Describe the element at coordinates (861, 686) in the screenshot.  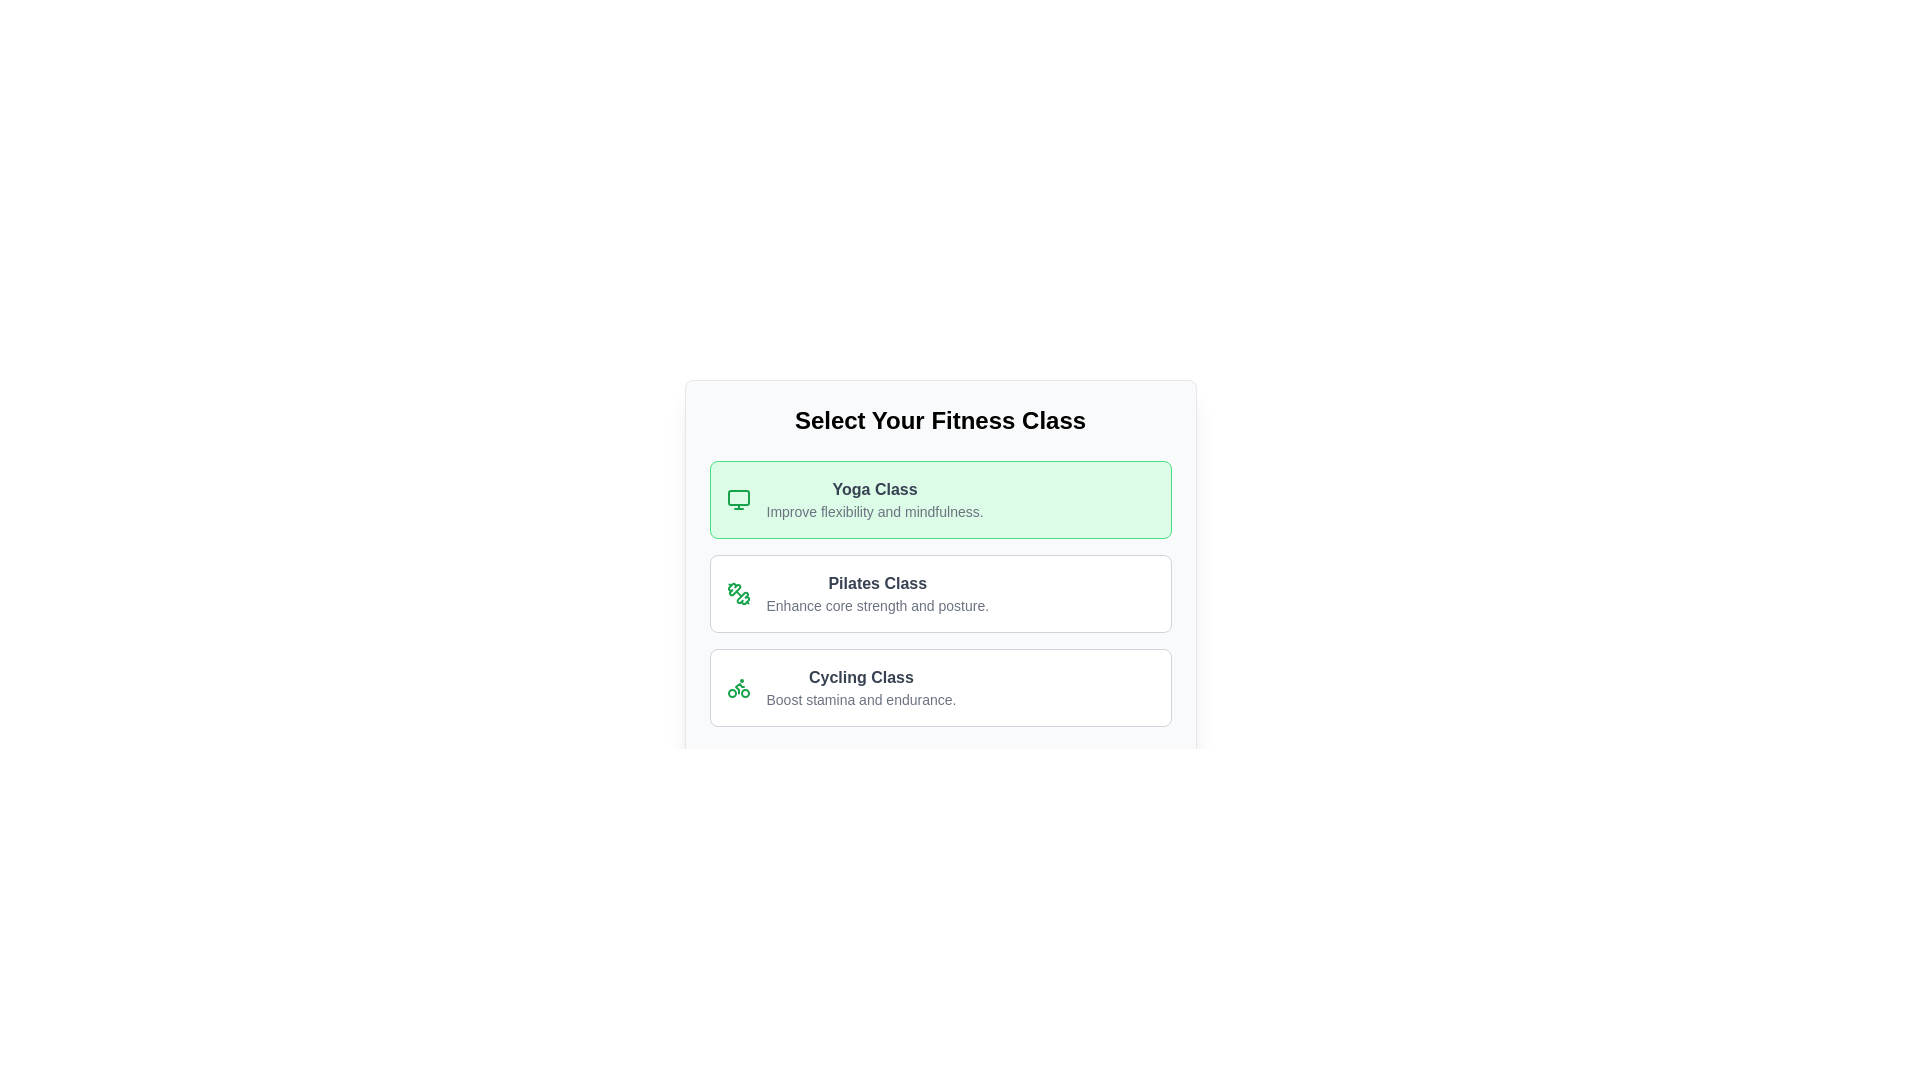
I see `the informational text block titled 'Cycling Class' which features a bold title in dark gray and a description in lighter gray, positioned as the last item in a vertical list of fitness class options` at that location.